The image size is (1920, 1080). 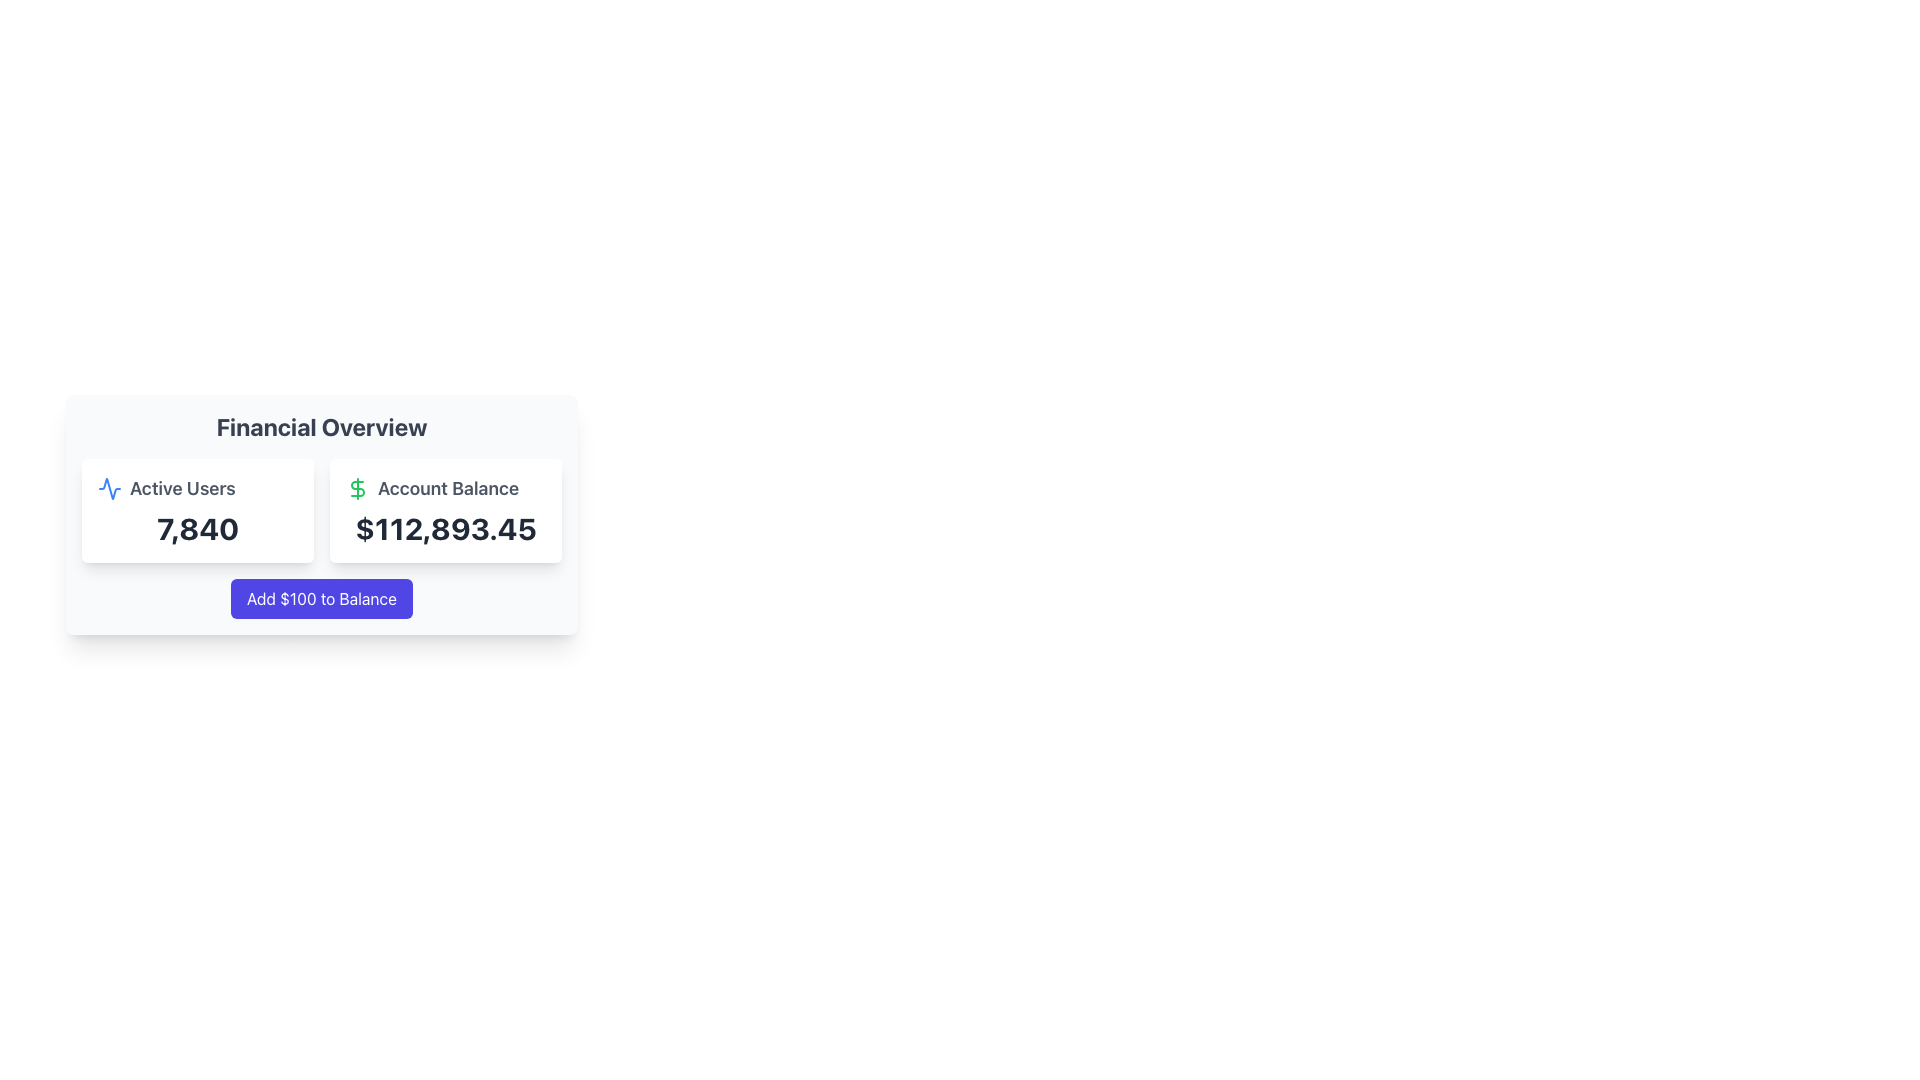 I want to click on the 'Active Users' text label with a blue waveform icon, which is located at the top left of the user statistics card, so click(x=197, y=489).